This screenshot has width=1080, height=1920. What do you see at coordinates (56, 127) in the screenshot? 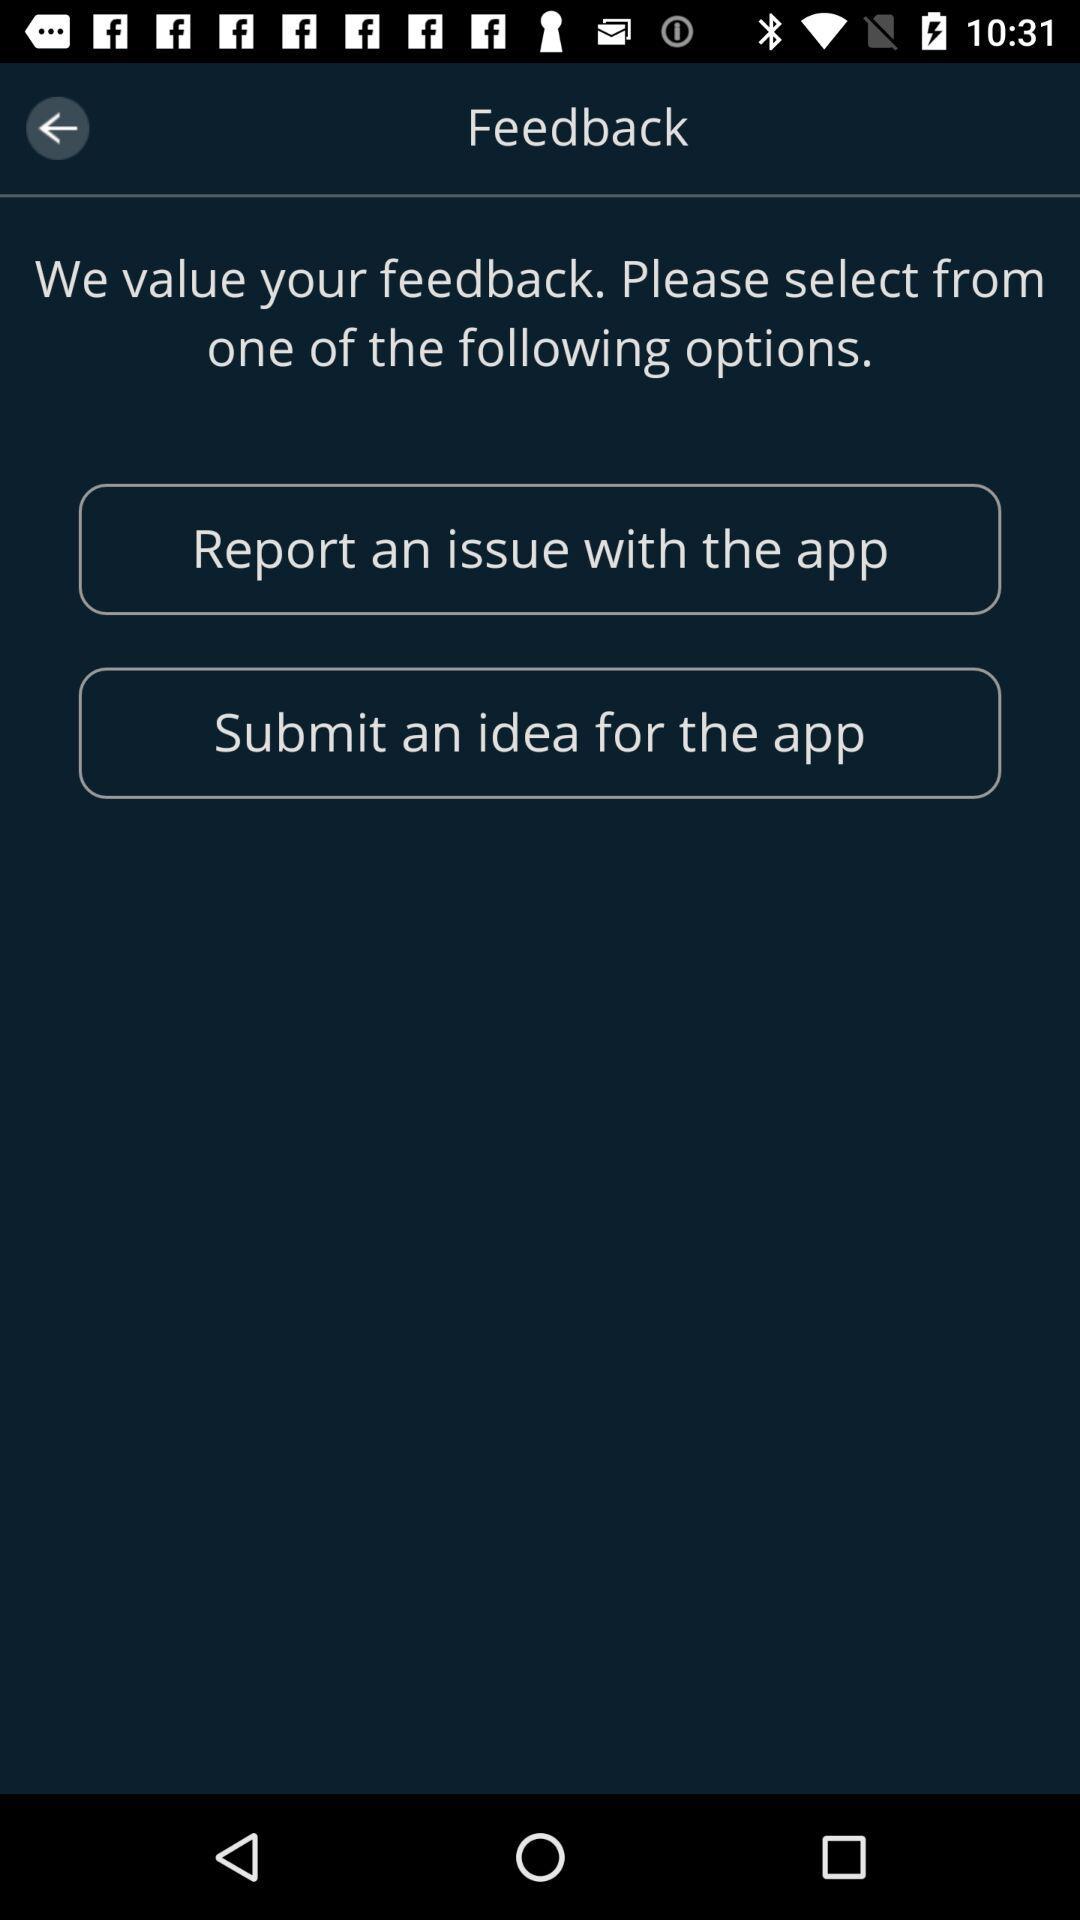
I see `the arrow_backward icon` at bounding box center [56, 127].